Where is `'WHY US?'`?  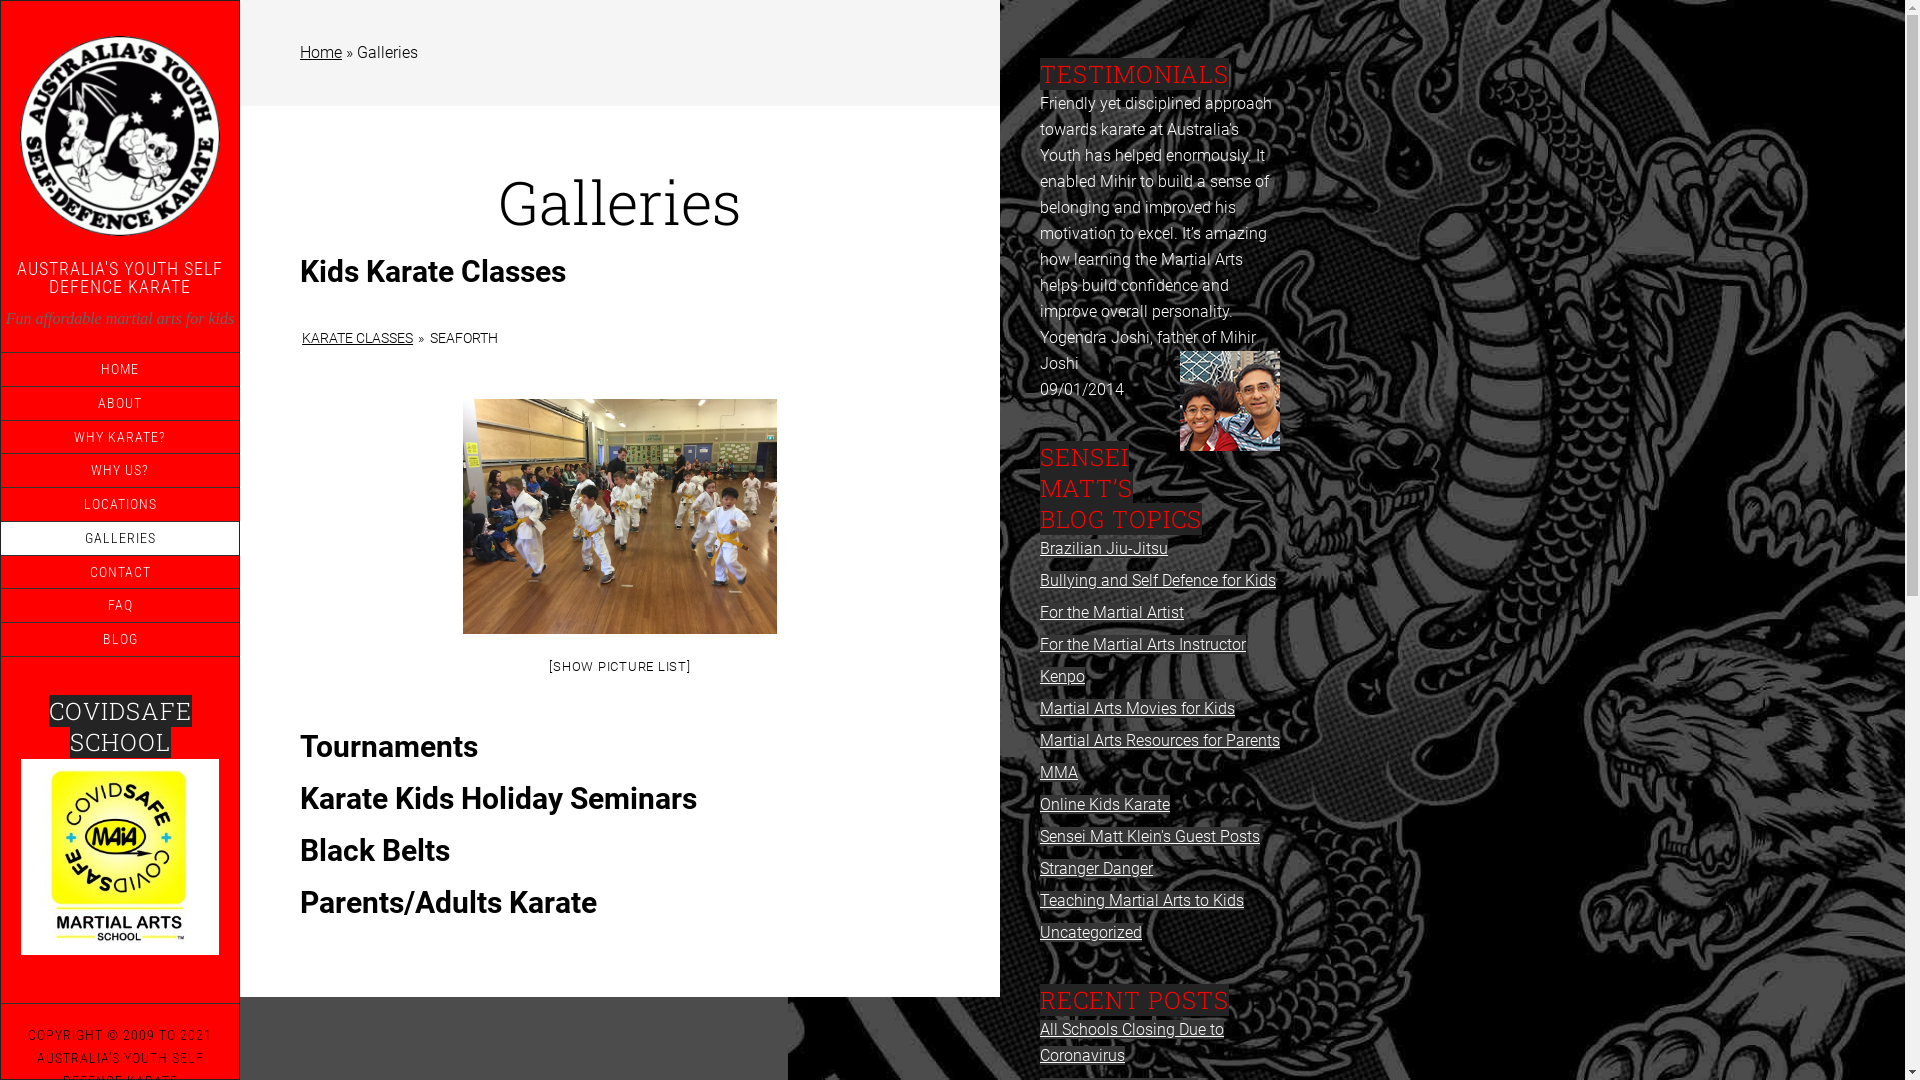 'WHY US?' is located at coordinates (0, 470).